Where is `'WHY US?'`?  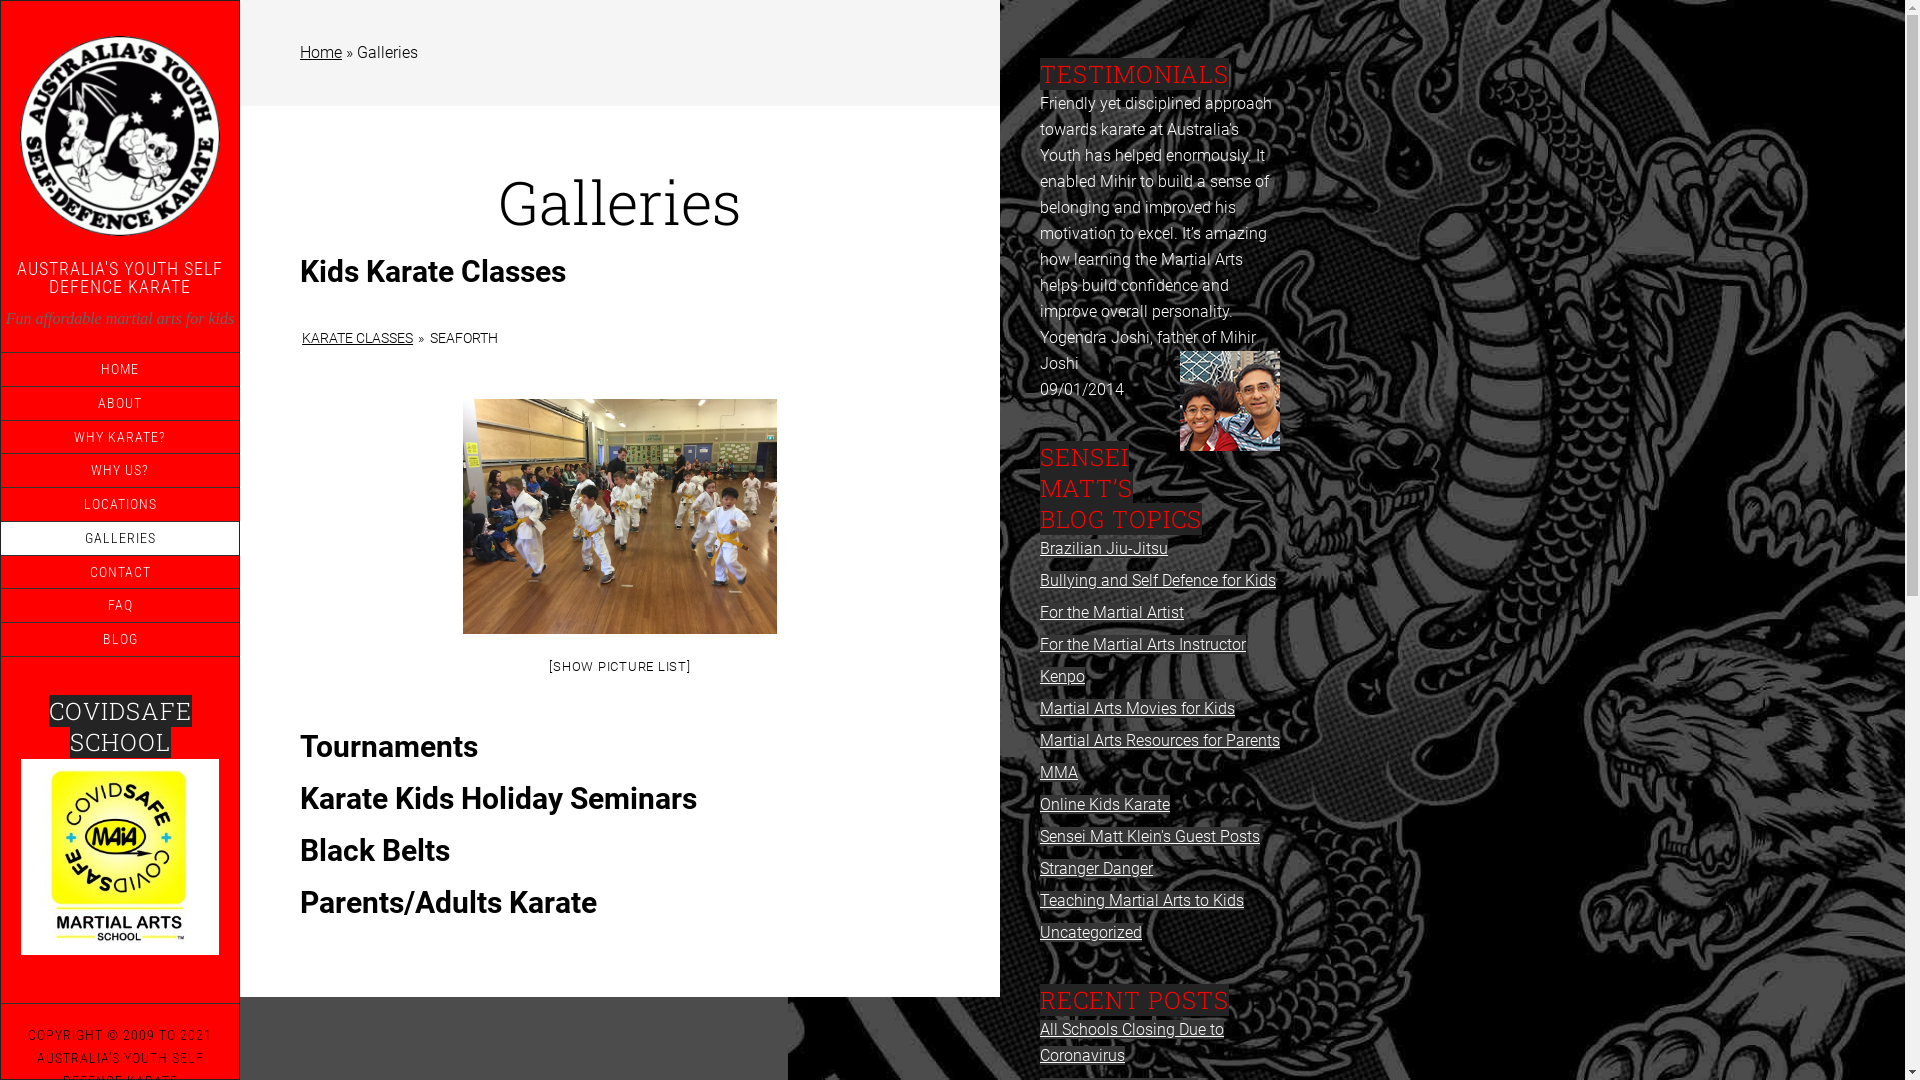 'WHY US?' is located at coordinates (0, 470).